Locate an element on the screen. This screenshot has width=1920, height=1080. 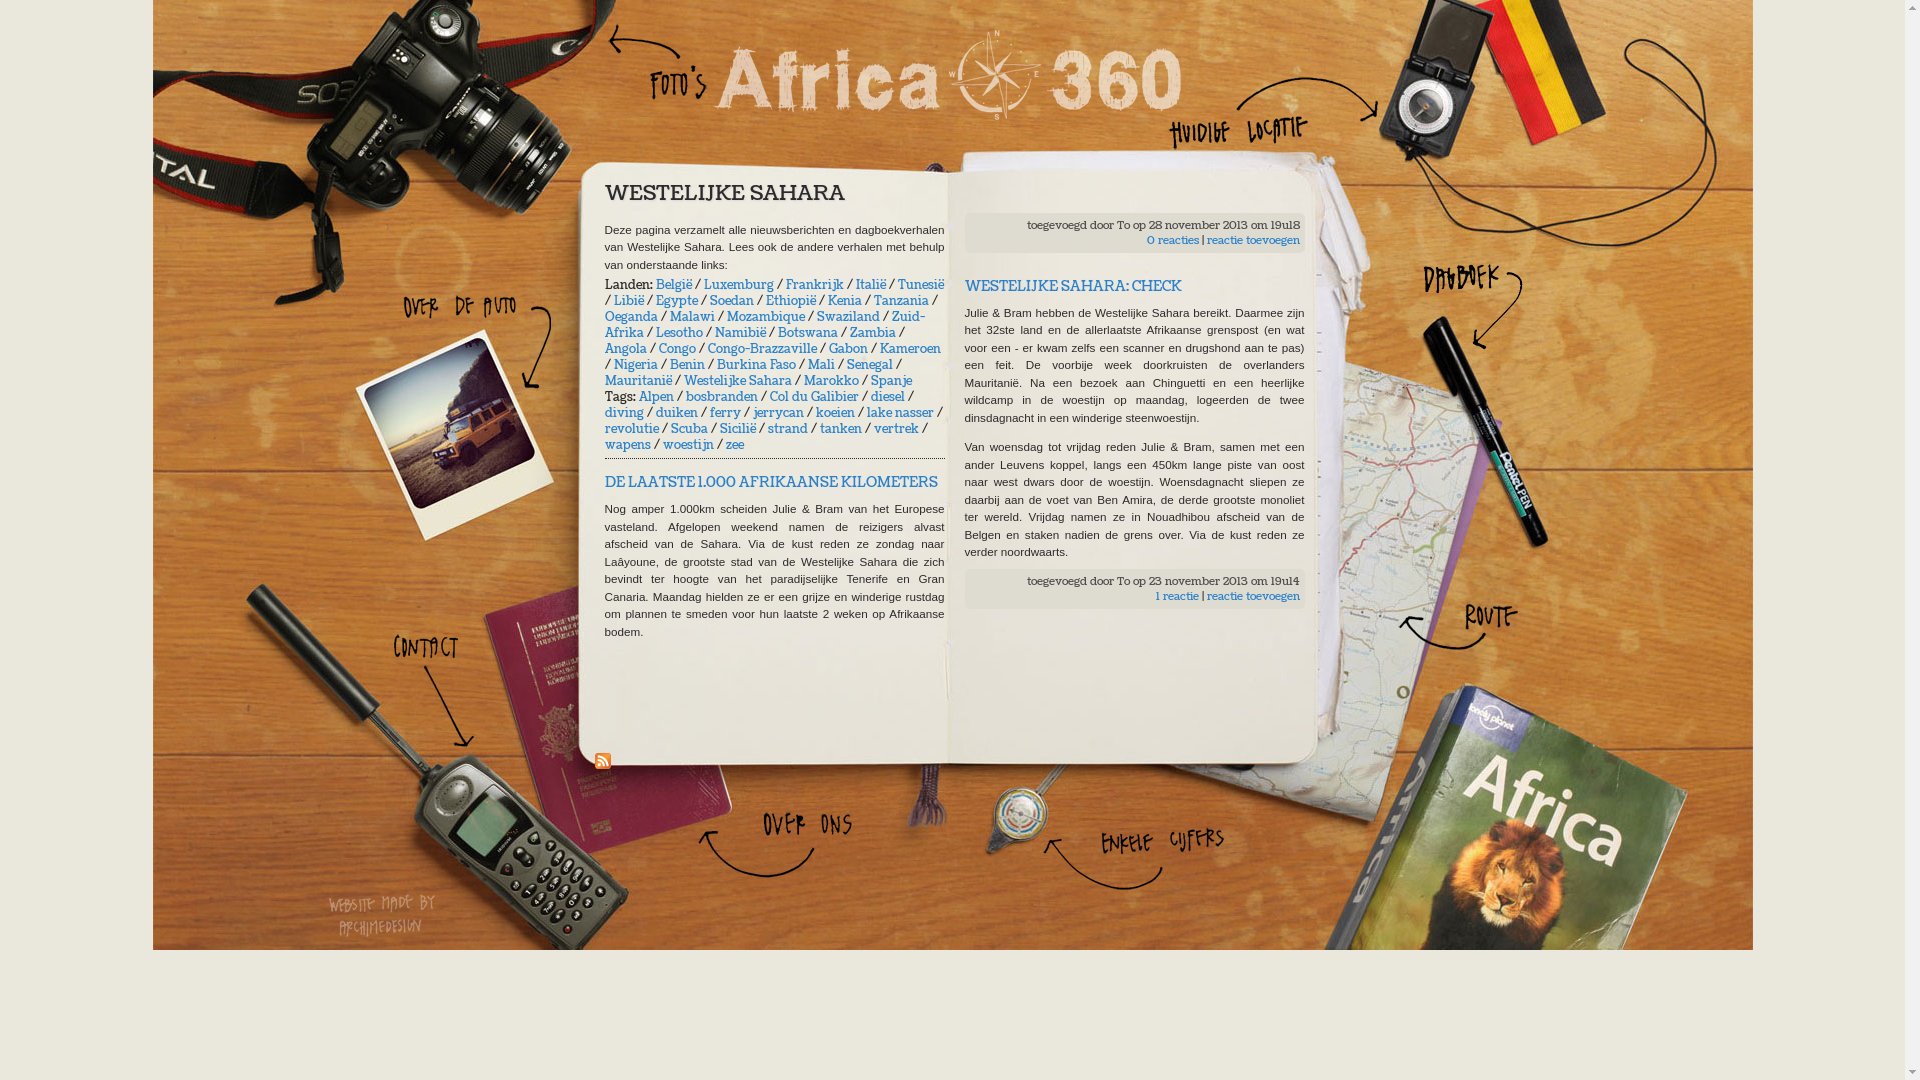
'Burkina Faso' is located at coordinates (754, 365).